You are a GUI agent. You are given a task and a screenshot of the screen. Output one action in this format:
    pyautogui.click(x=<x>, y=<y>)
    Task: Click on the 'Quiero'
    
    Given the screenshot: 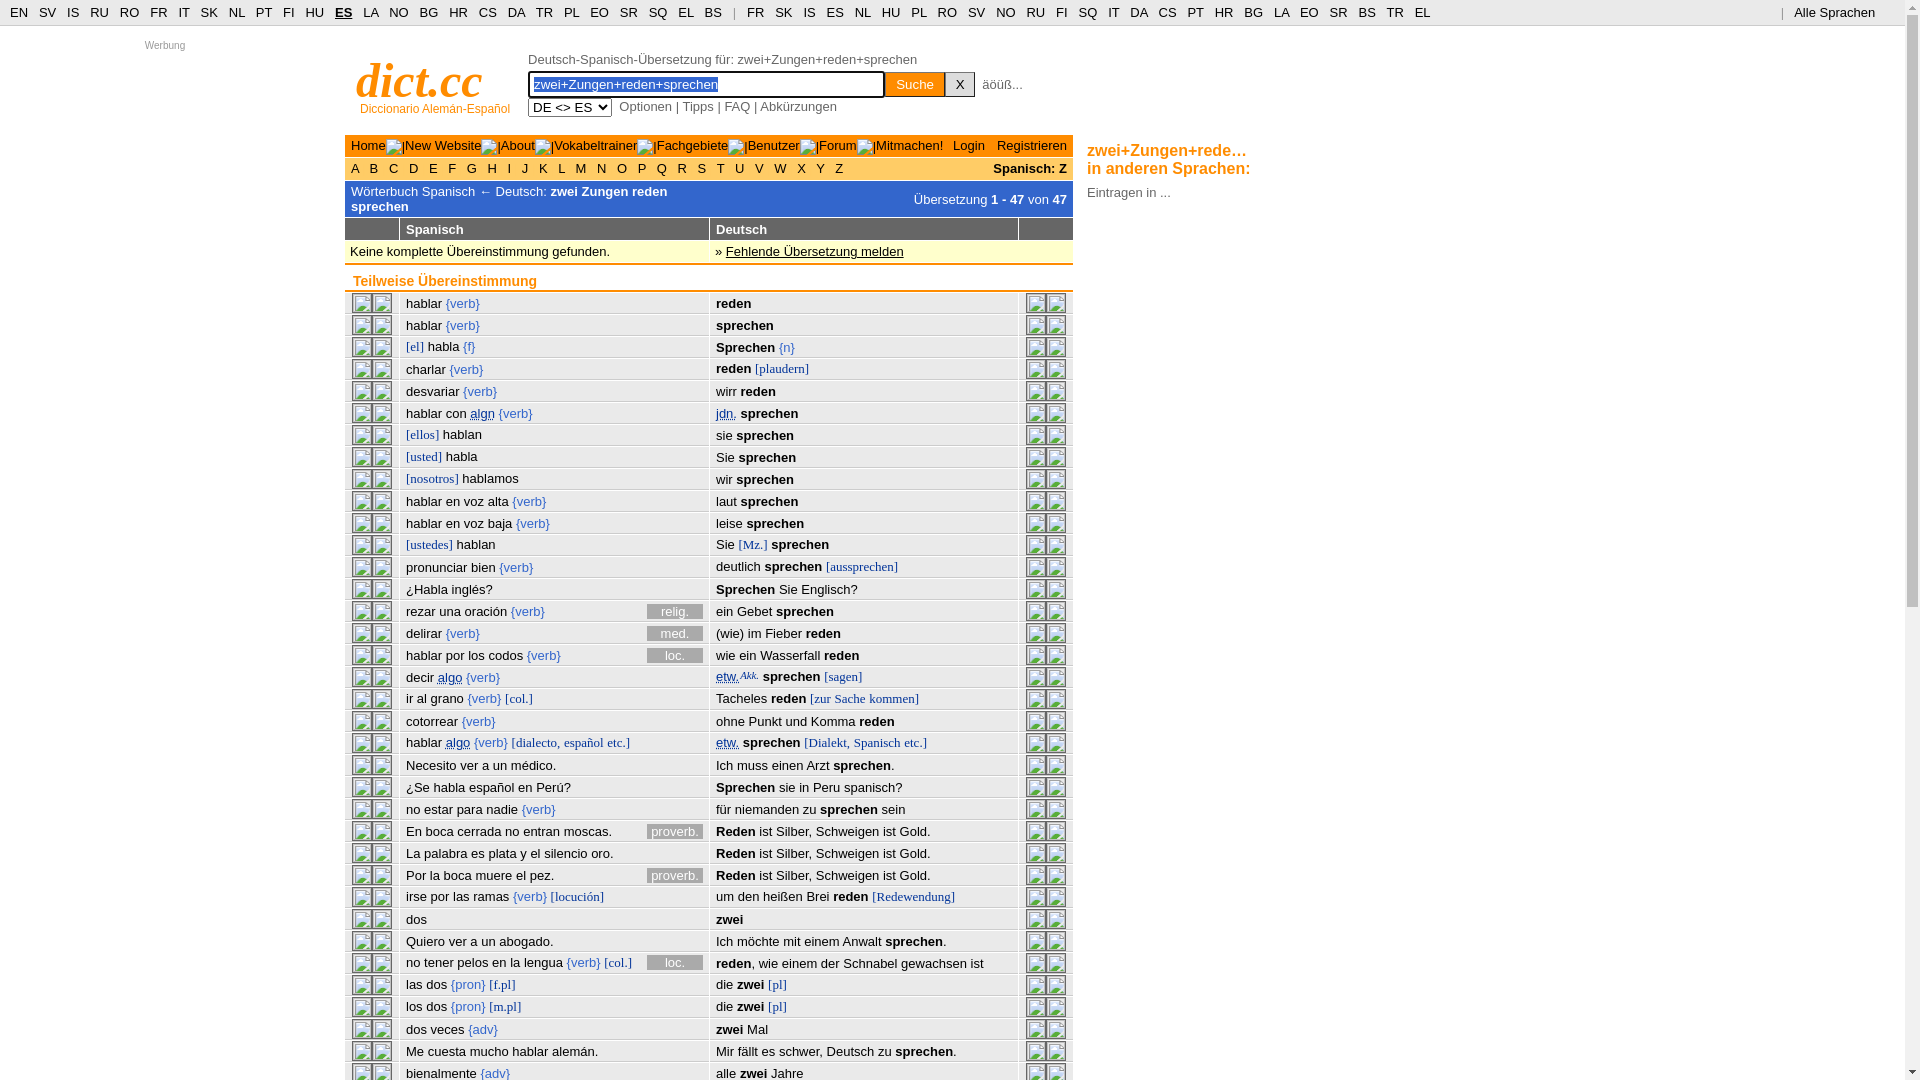 What is the action you would take?
    pyautogui.click(x=405, y=941)
    